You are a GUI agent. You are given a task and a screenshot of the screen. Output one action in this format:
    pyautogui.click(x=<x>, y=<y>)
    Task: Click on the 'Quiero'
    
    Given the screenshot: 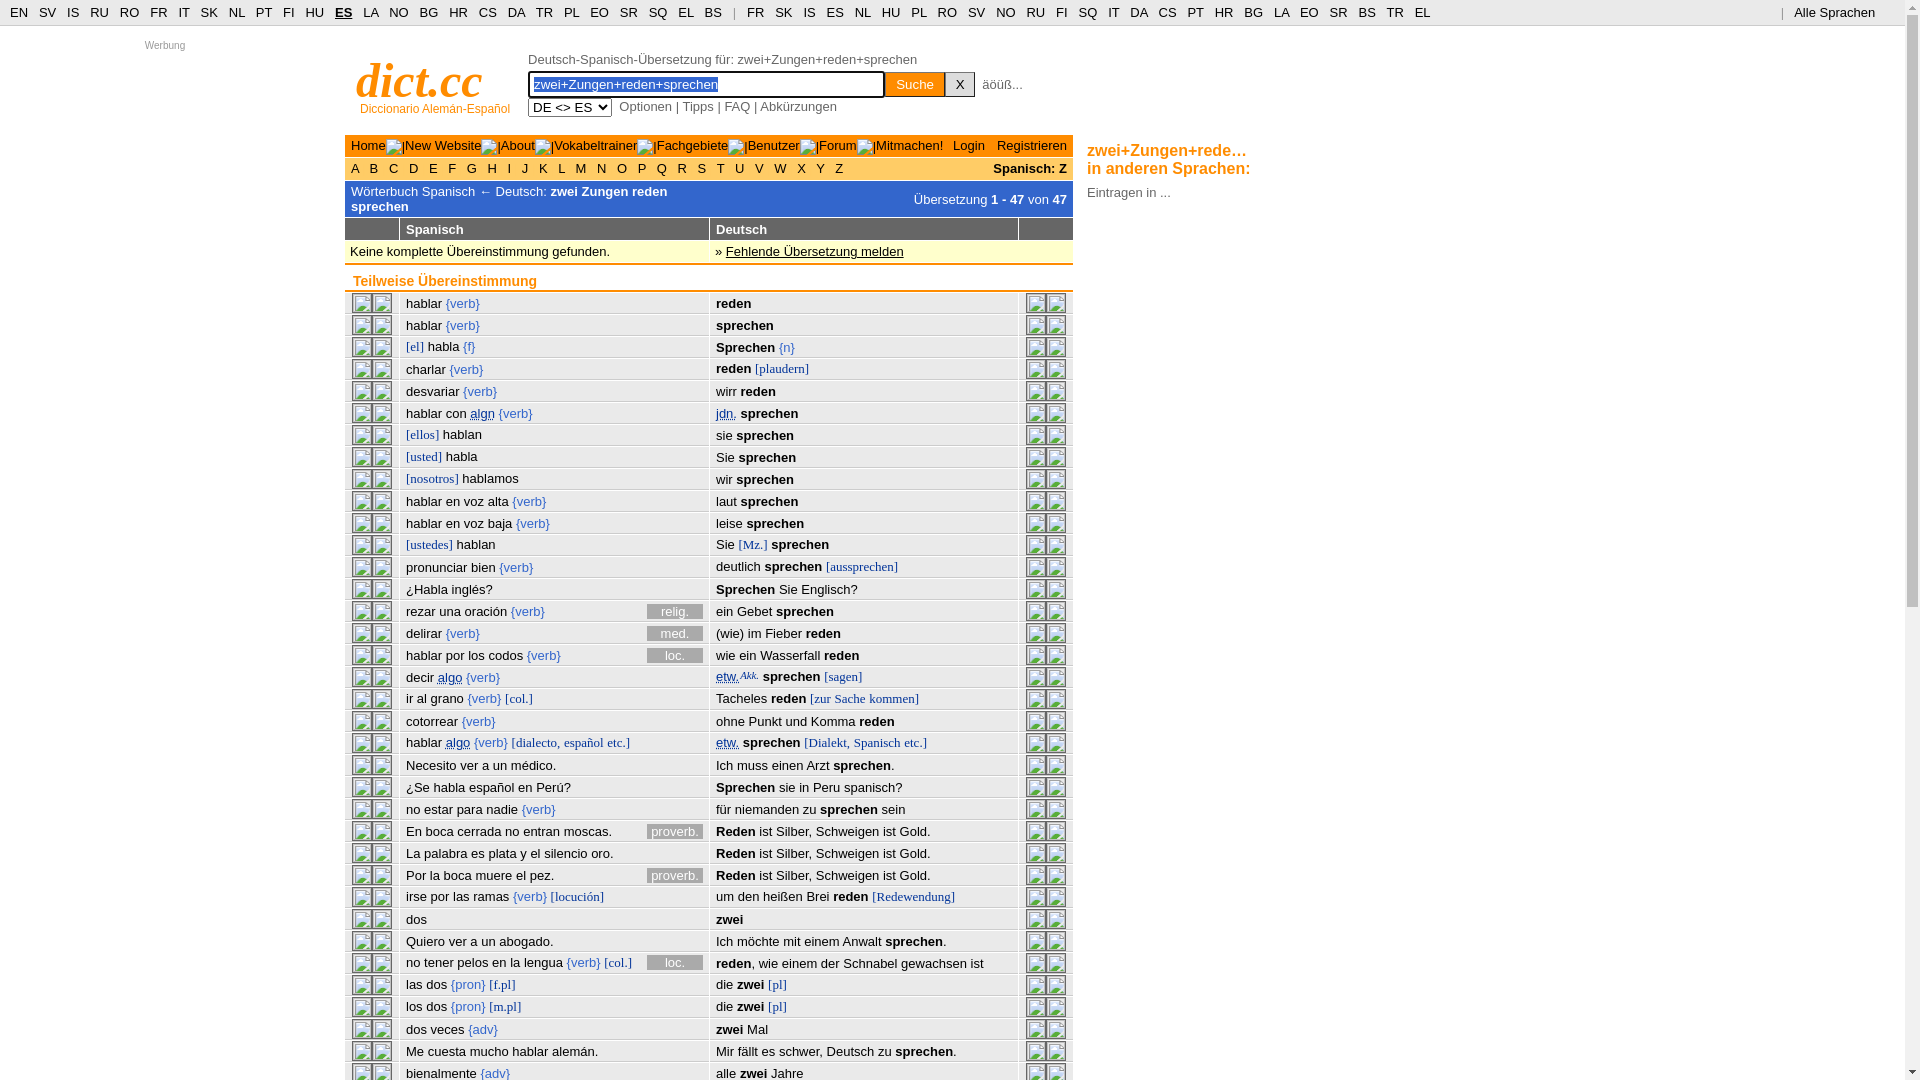 What is the action you would take?
    pyautogui.click(x=405, y=941)
    